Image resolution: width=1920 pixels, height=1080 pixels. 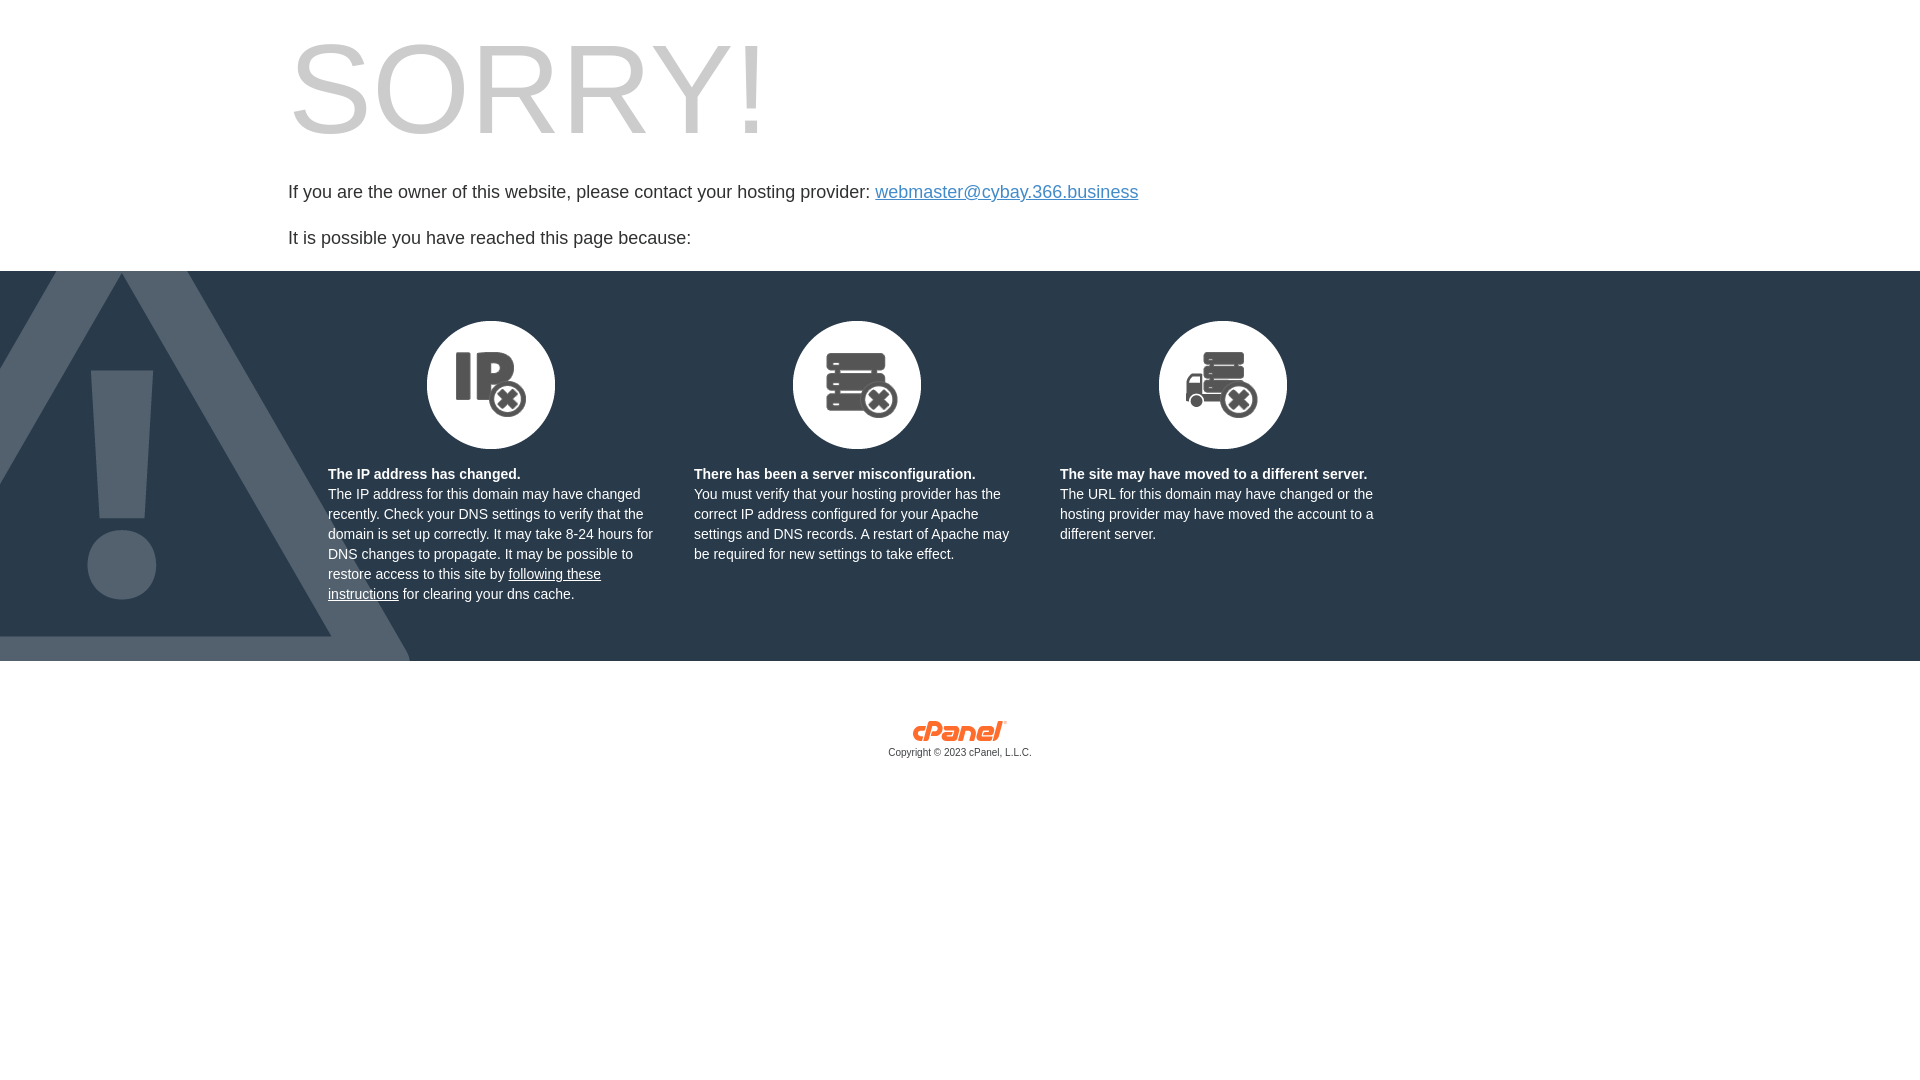 What do you see at coordinates (874, 192) in the screenshot?
I see `'webmaster@cybay.366.business'` at bounding box center [874, 192].